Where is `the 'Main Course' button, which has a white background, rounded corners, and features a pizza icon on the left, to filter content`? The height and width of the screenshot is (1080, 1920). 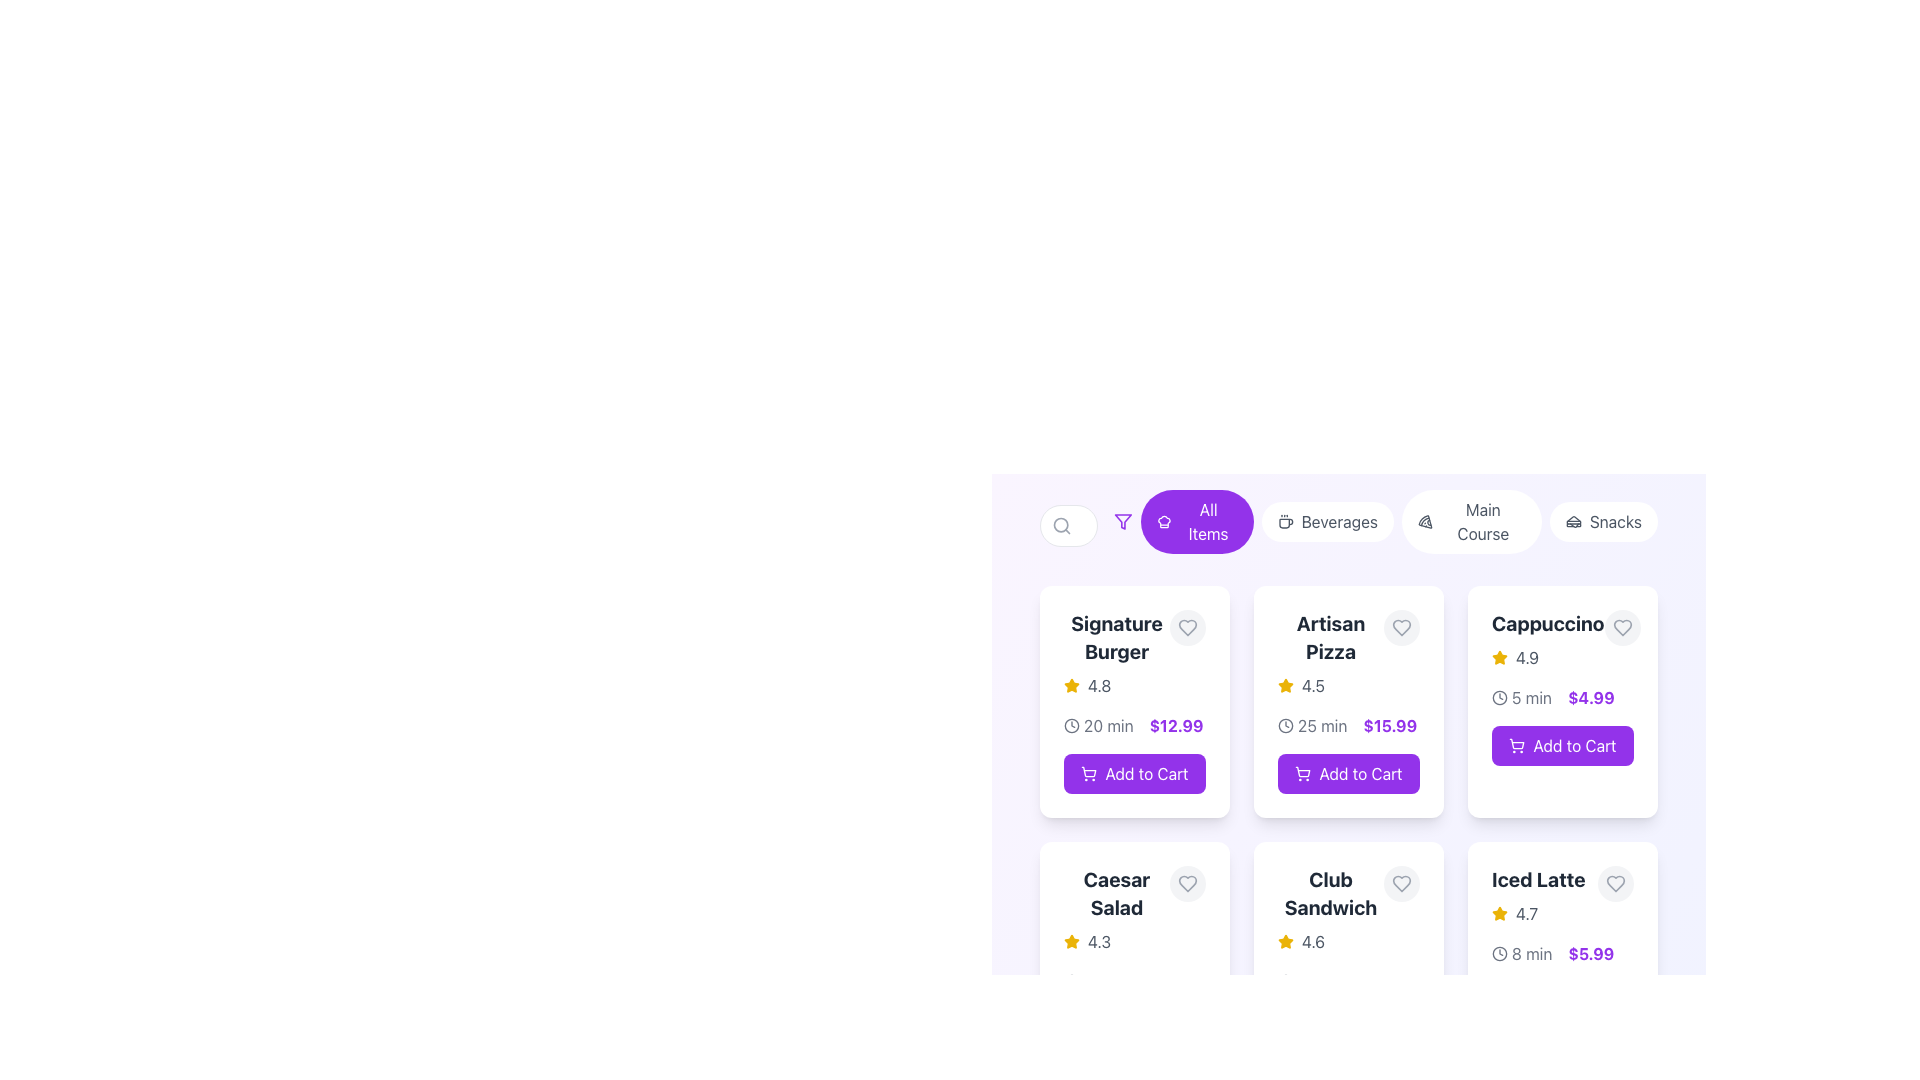
the 'Main Course' button, which has a white background, rounded corners, and features a pizza icon on the left, to filter content is located at coordinates (1471, 520).